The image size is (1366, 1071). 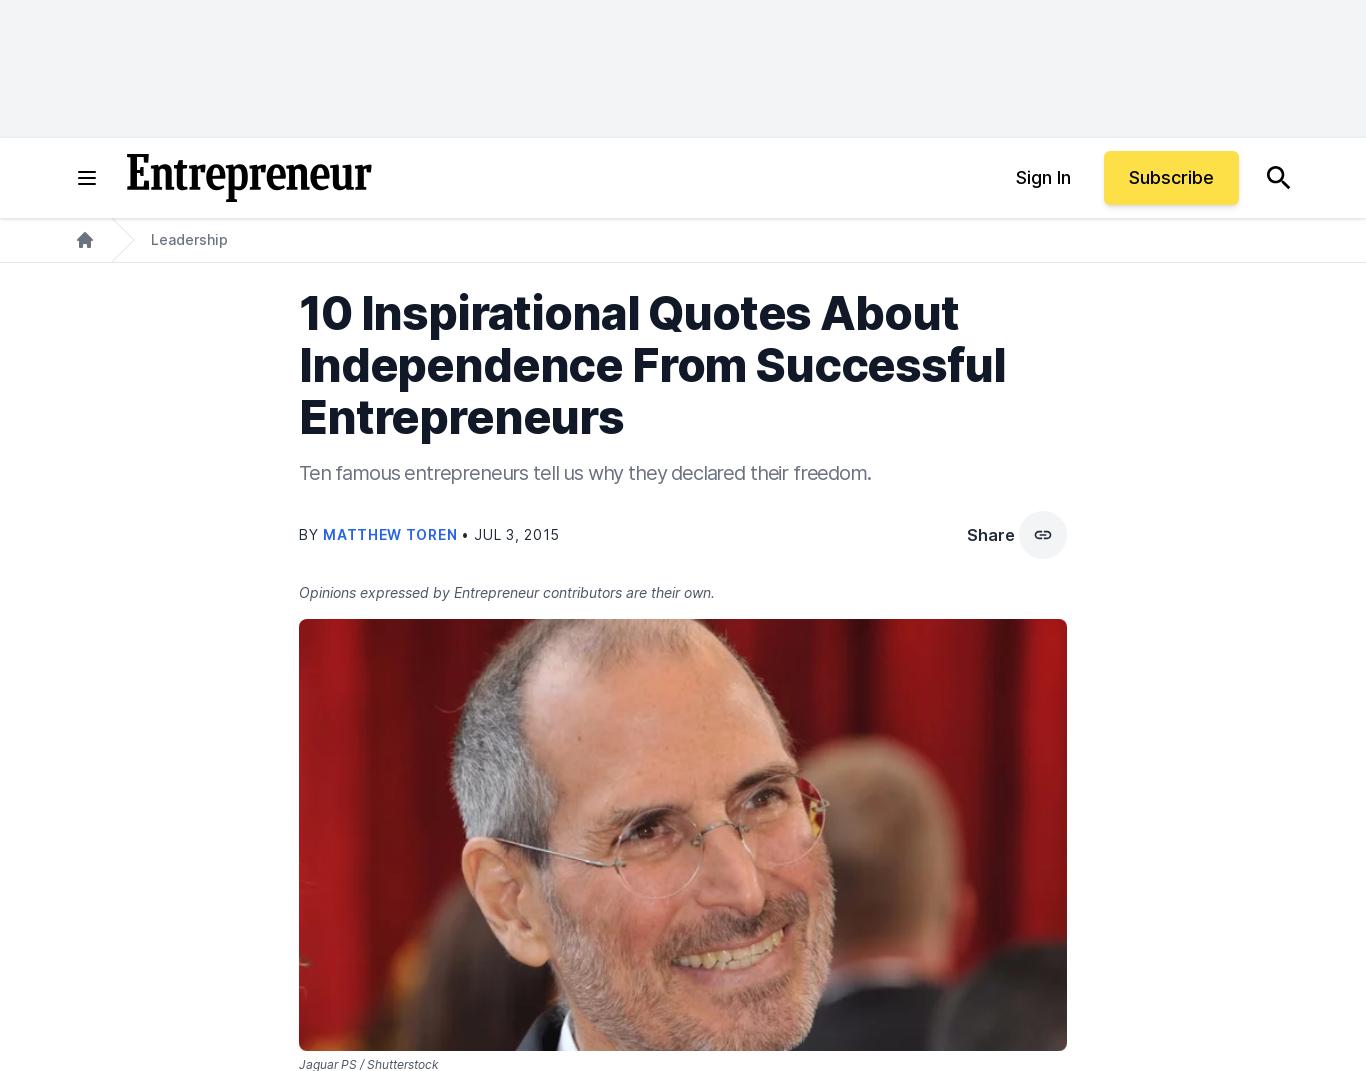 What do you see at coordinates (683, 474) in the screenshot?
I see `'They're Not Grateful for Stingy Vacation Policies — and the Breaking Point Is Near'` at bounding box center [683, 474].